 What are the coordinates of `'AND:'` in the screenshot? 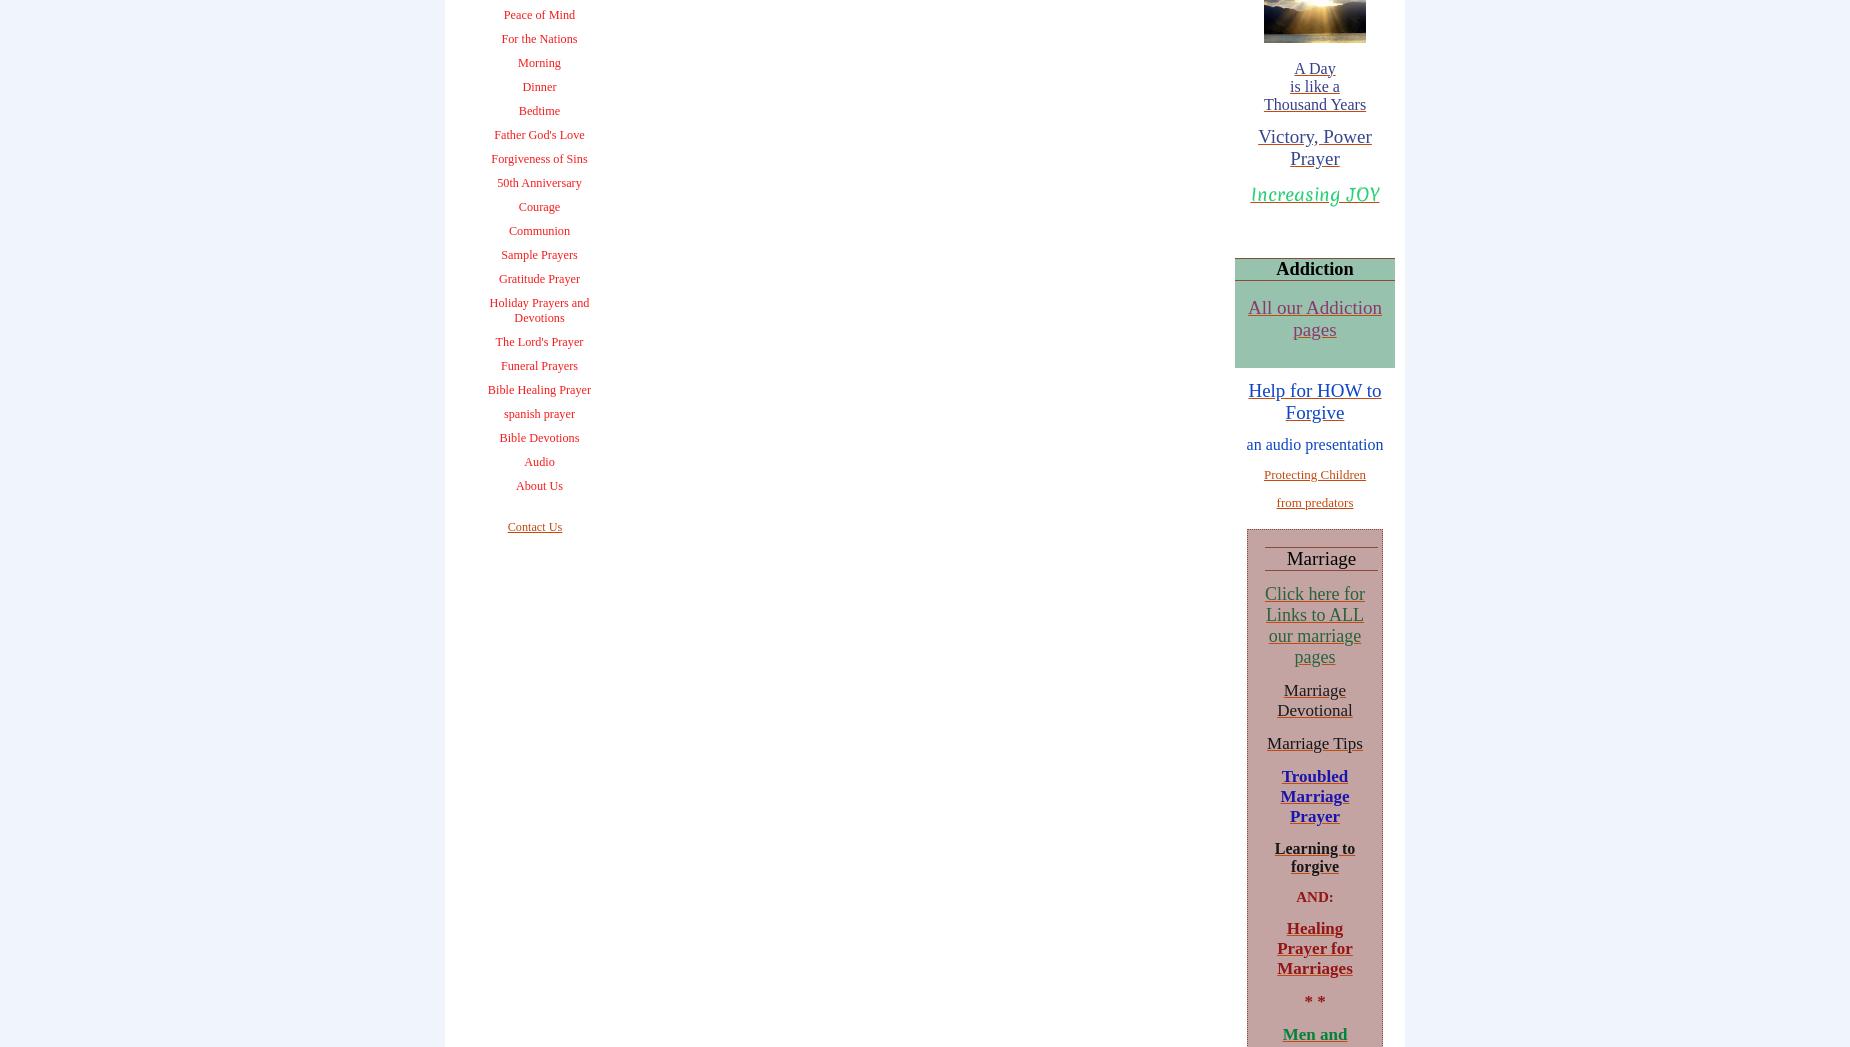 It's located at (1313, 895).